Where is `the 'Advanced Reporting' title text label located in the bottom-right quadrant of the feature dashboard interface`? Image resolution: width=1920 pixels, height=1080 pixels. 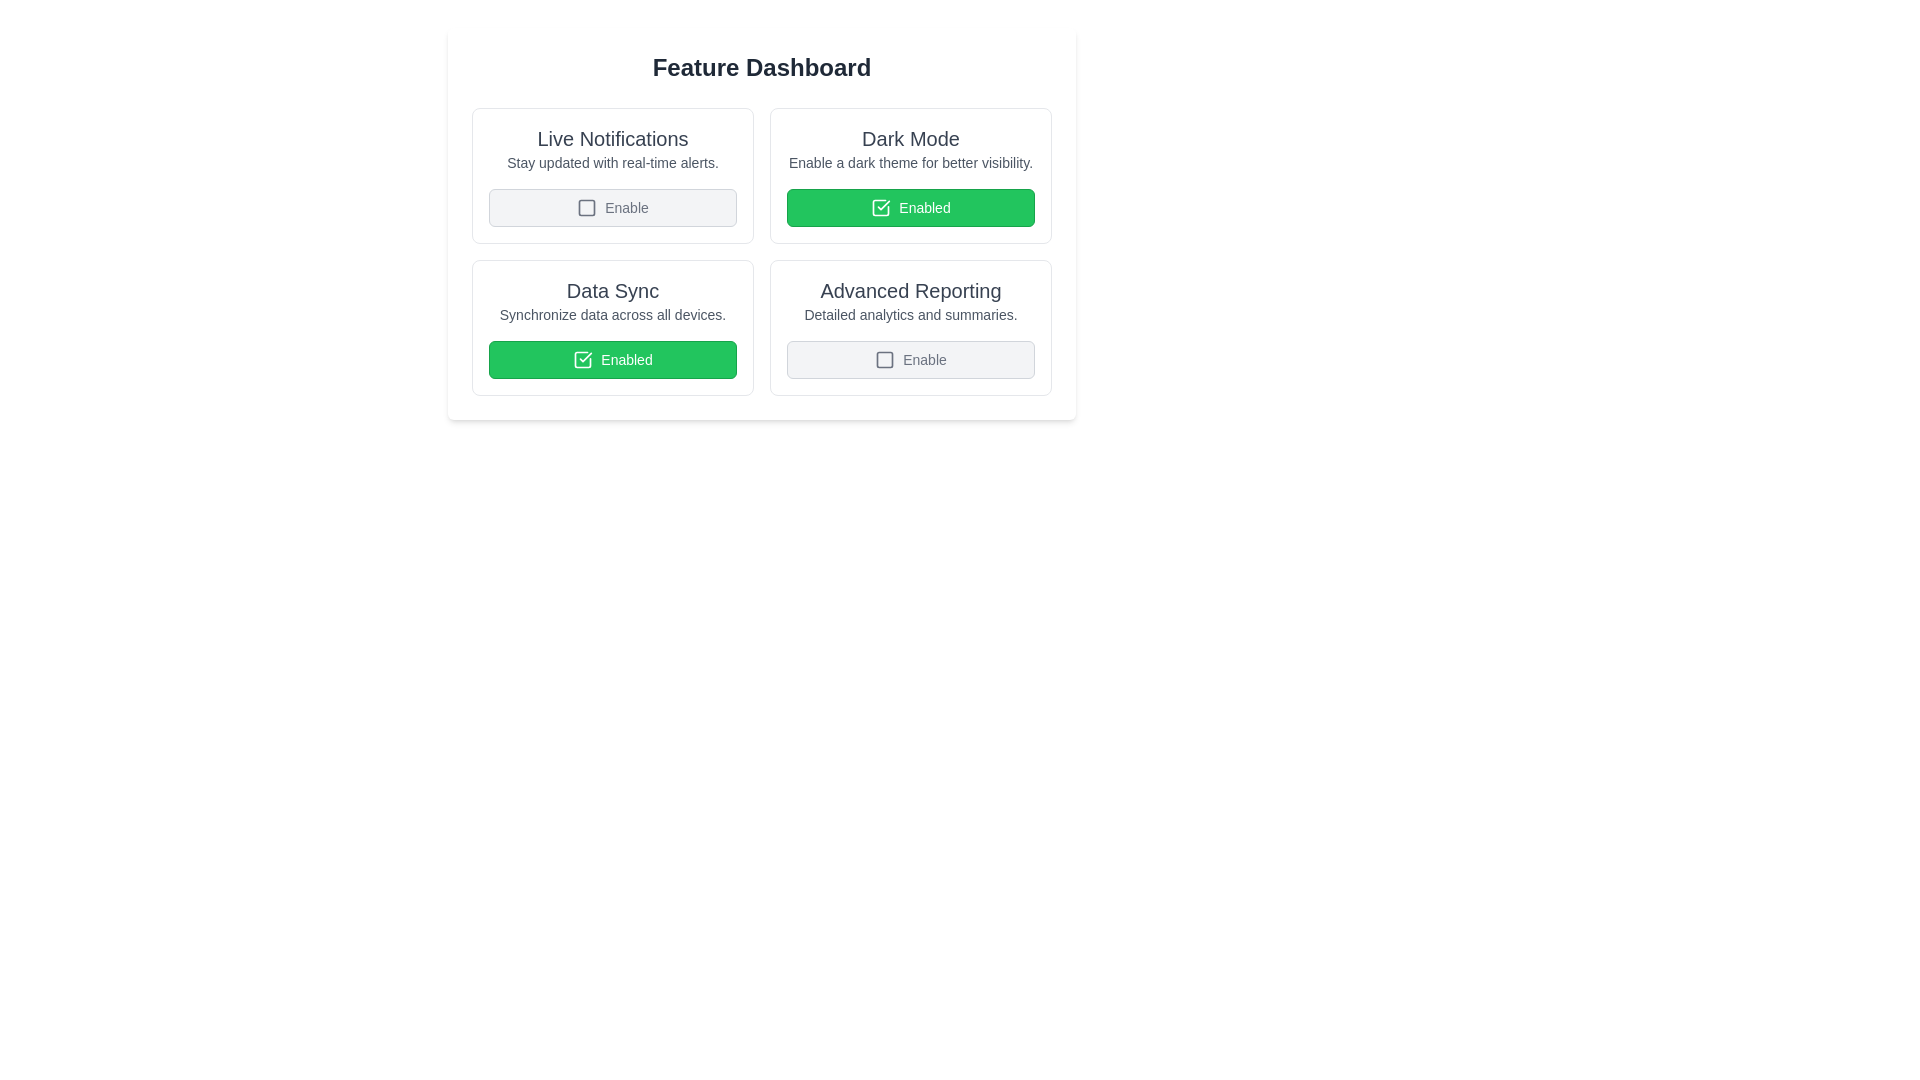 the 'Advanced Reporting' title text label located in the bottom-right quadrant of the feature dashboard interface is located at coordinates (910, 290).